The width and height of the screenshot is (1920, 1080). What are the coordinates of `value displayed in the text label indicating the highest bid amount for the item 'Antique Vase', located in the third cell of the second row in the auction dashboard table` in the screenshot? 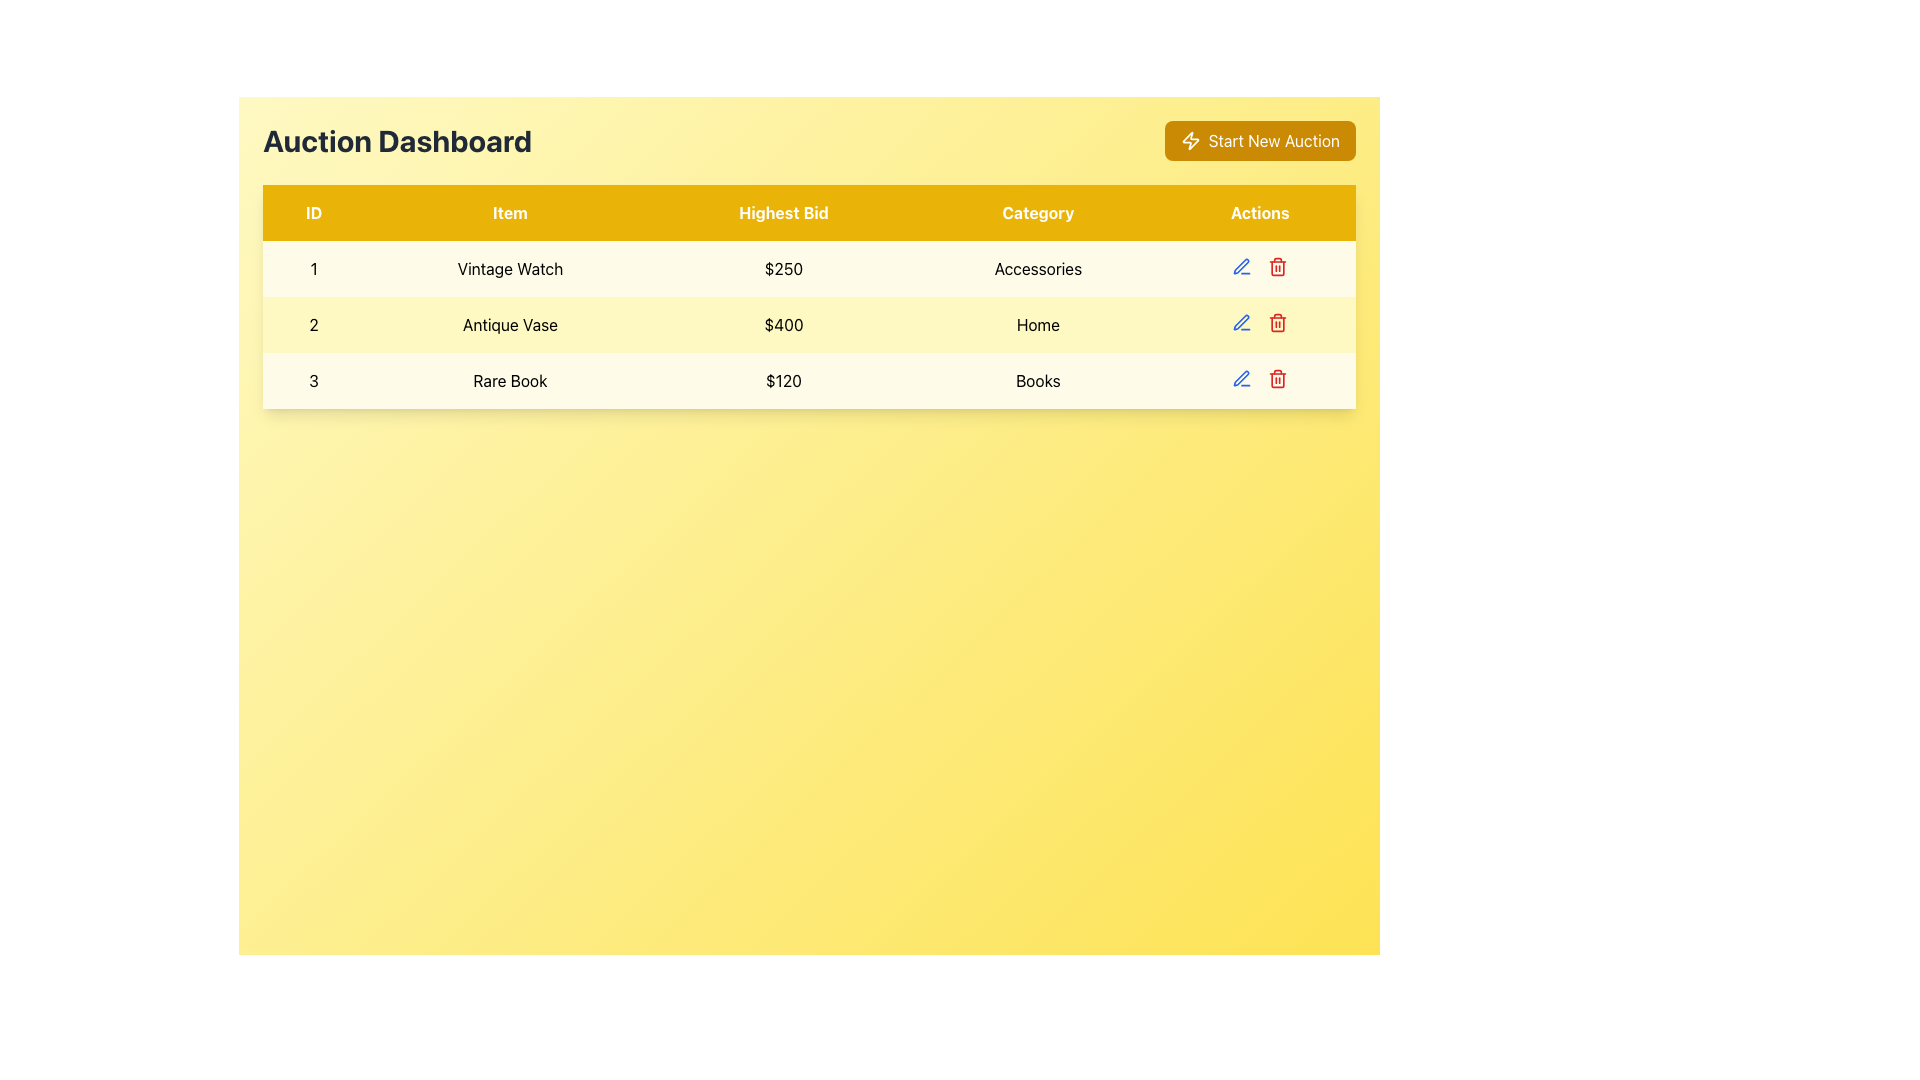 It's located at (782, 323).